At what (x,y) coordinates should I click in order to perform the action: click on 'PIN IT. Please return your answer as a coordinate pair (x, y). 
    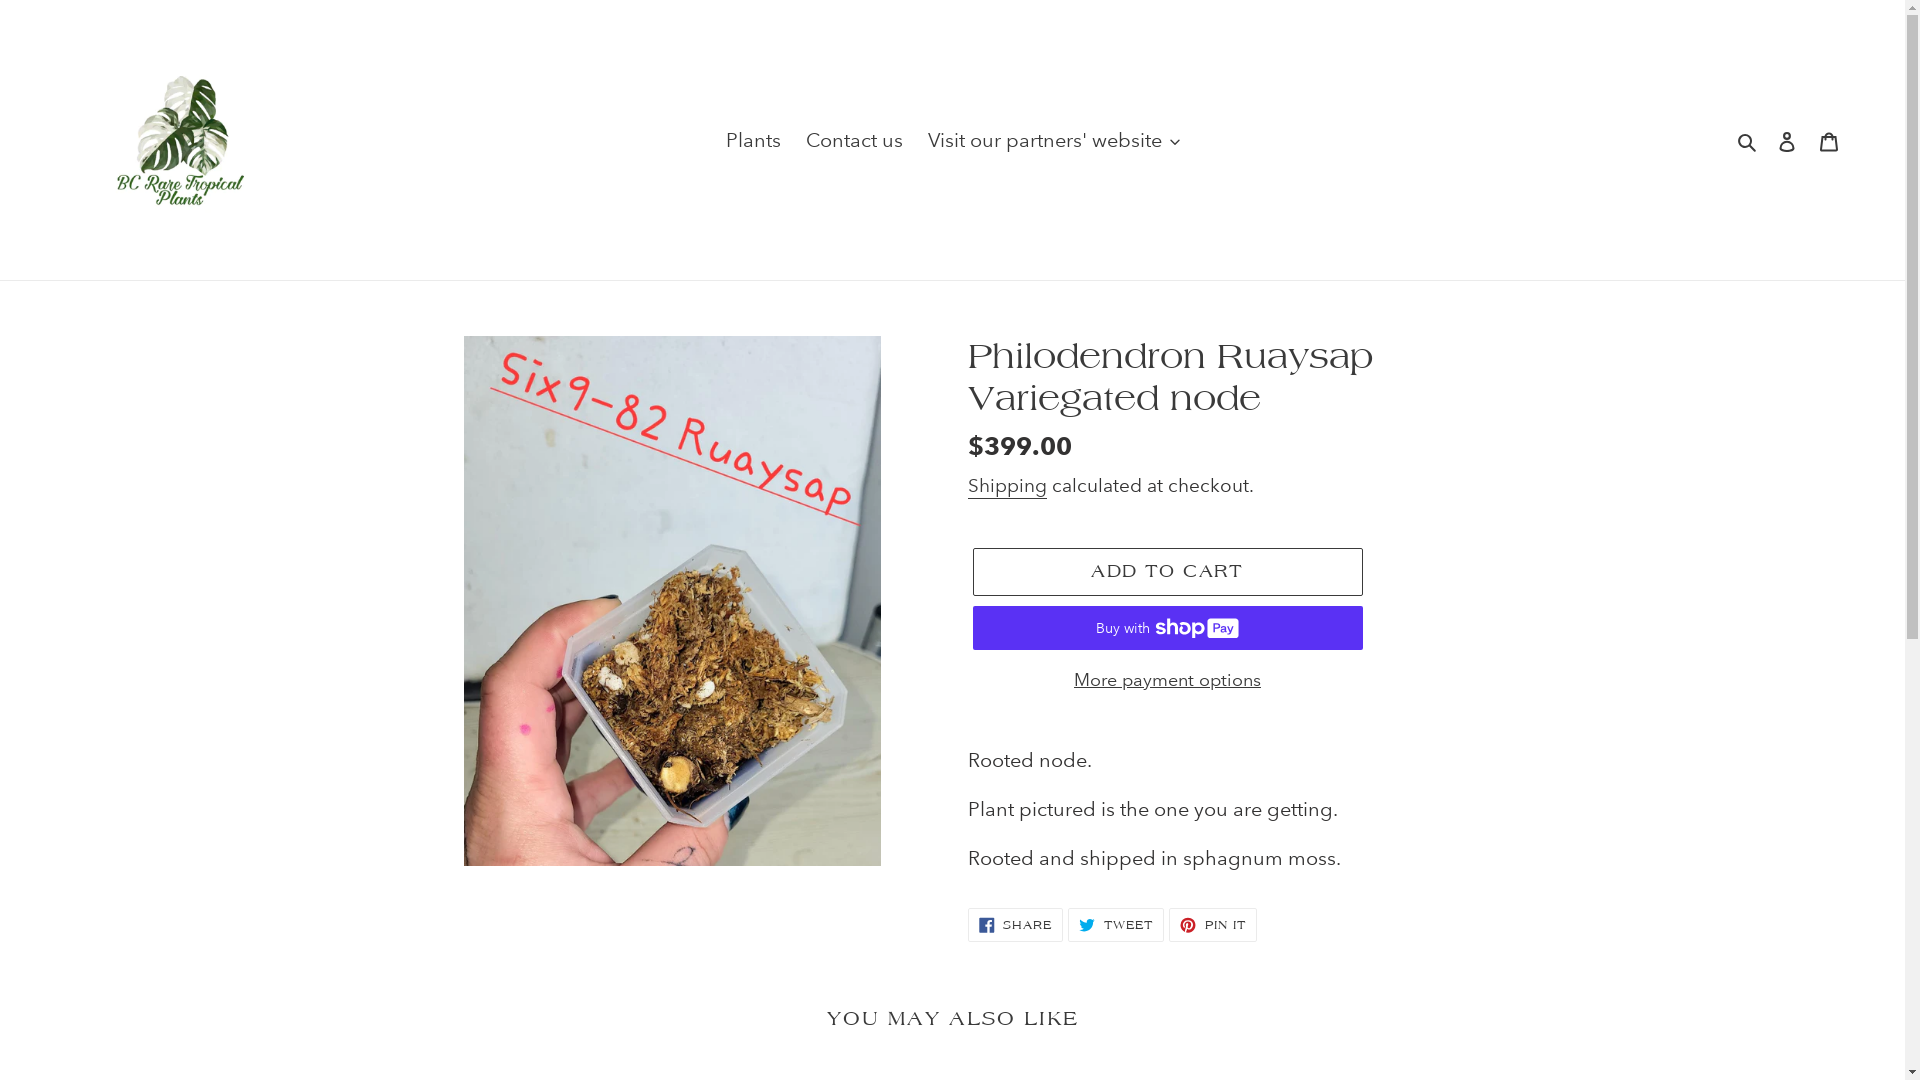
    Looking at the image, I should click on (1212, 925).